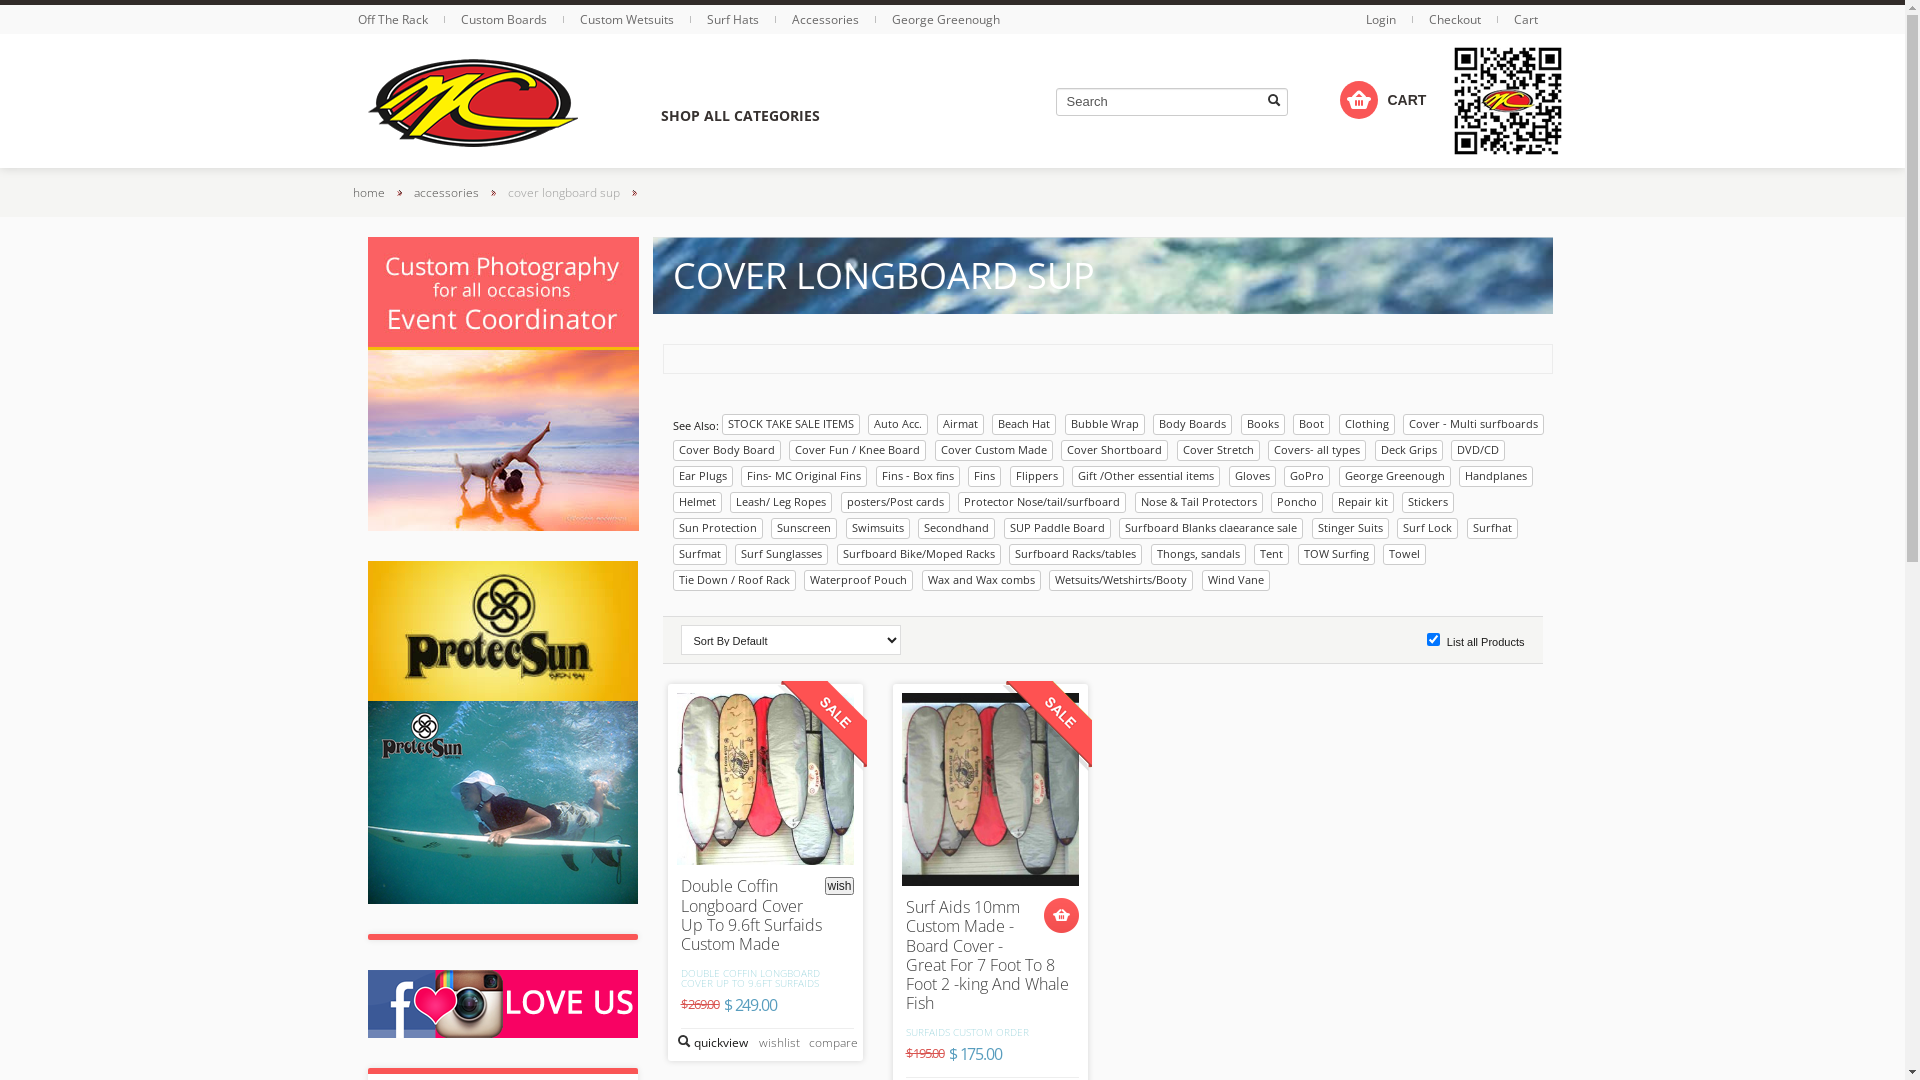 This screenshot has height=1080, width=1920. I want to click on 'Towel', so click(1403, 554).